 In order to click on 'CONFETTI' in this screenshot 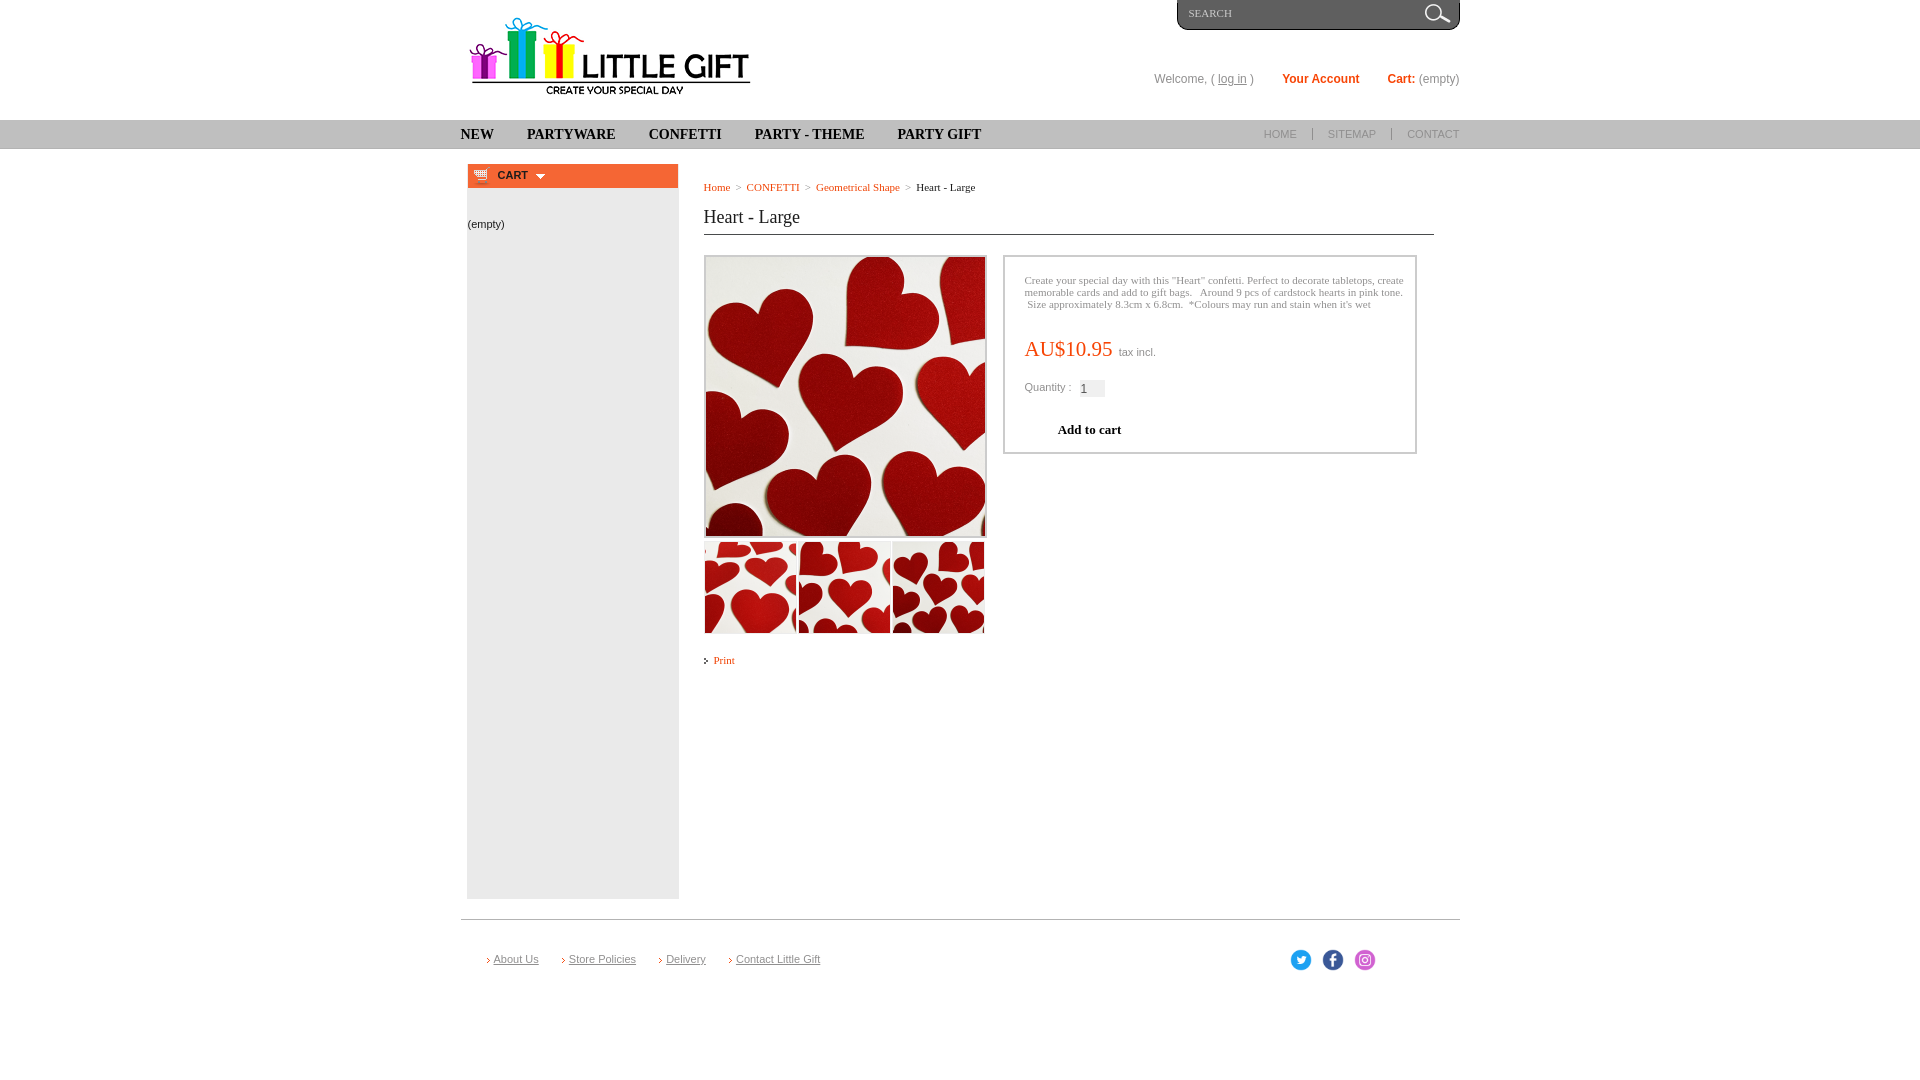, I will do `click(685, 135)`.